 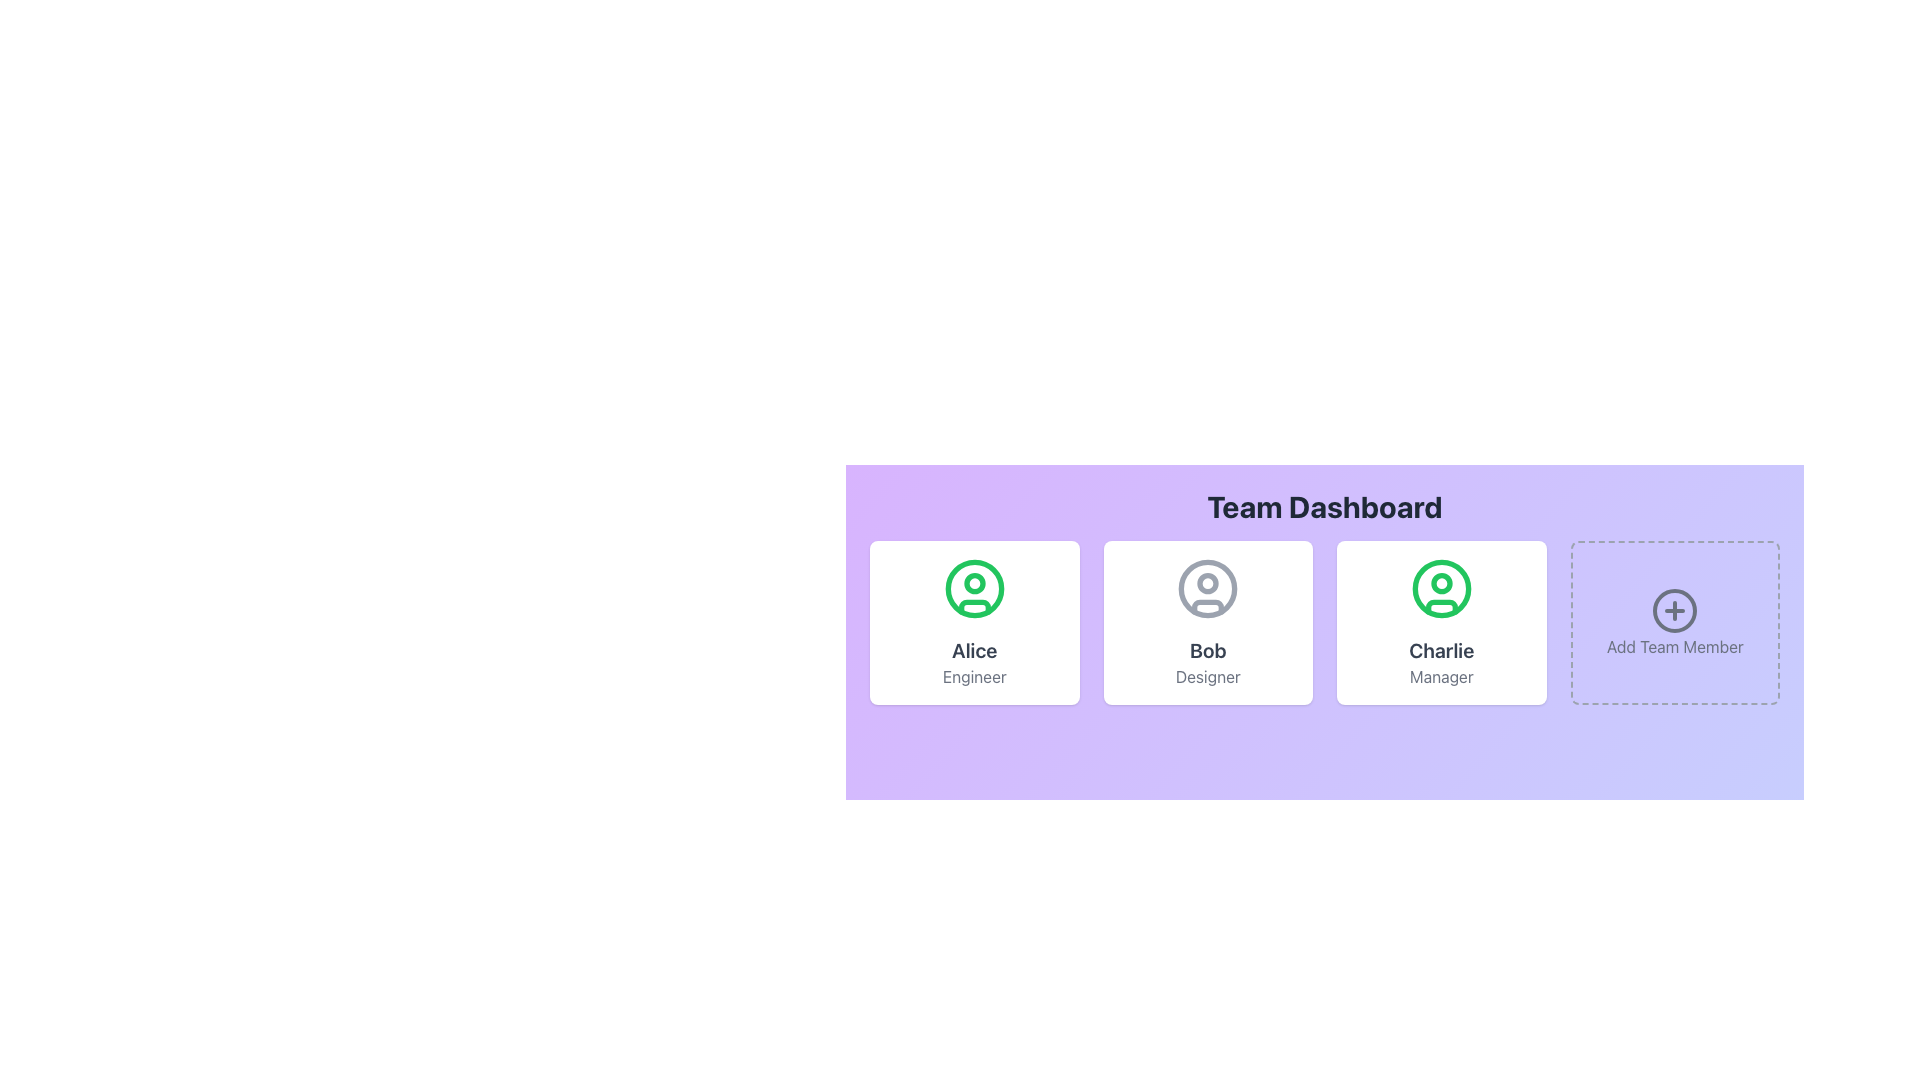 I want to click on the small circle representing the 'head' in the user profile icon for 'Bob Designer', located in the upper region of the larger user profile icon, so click(x=1207, y=583).